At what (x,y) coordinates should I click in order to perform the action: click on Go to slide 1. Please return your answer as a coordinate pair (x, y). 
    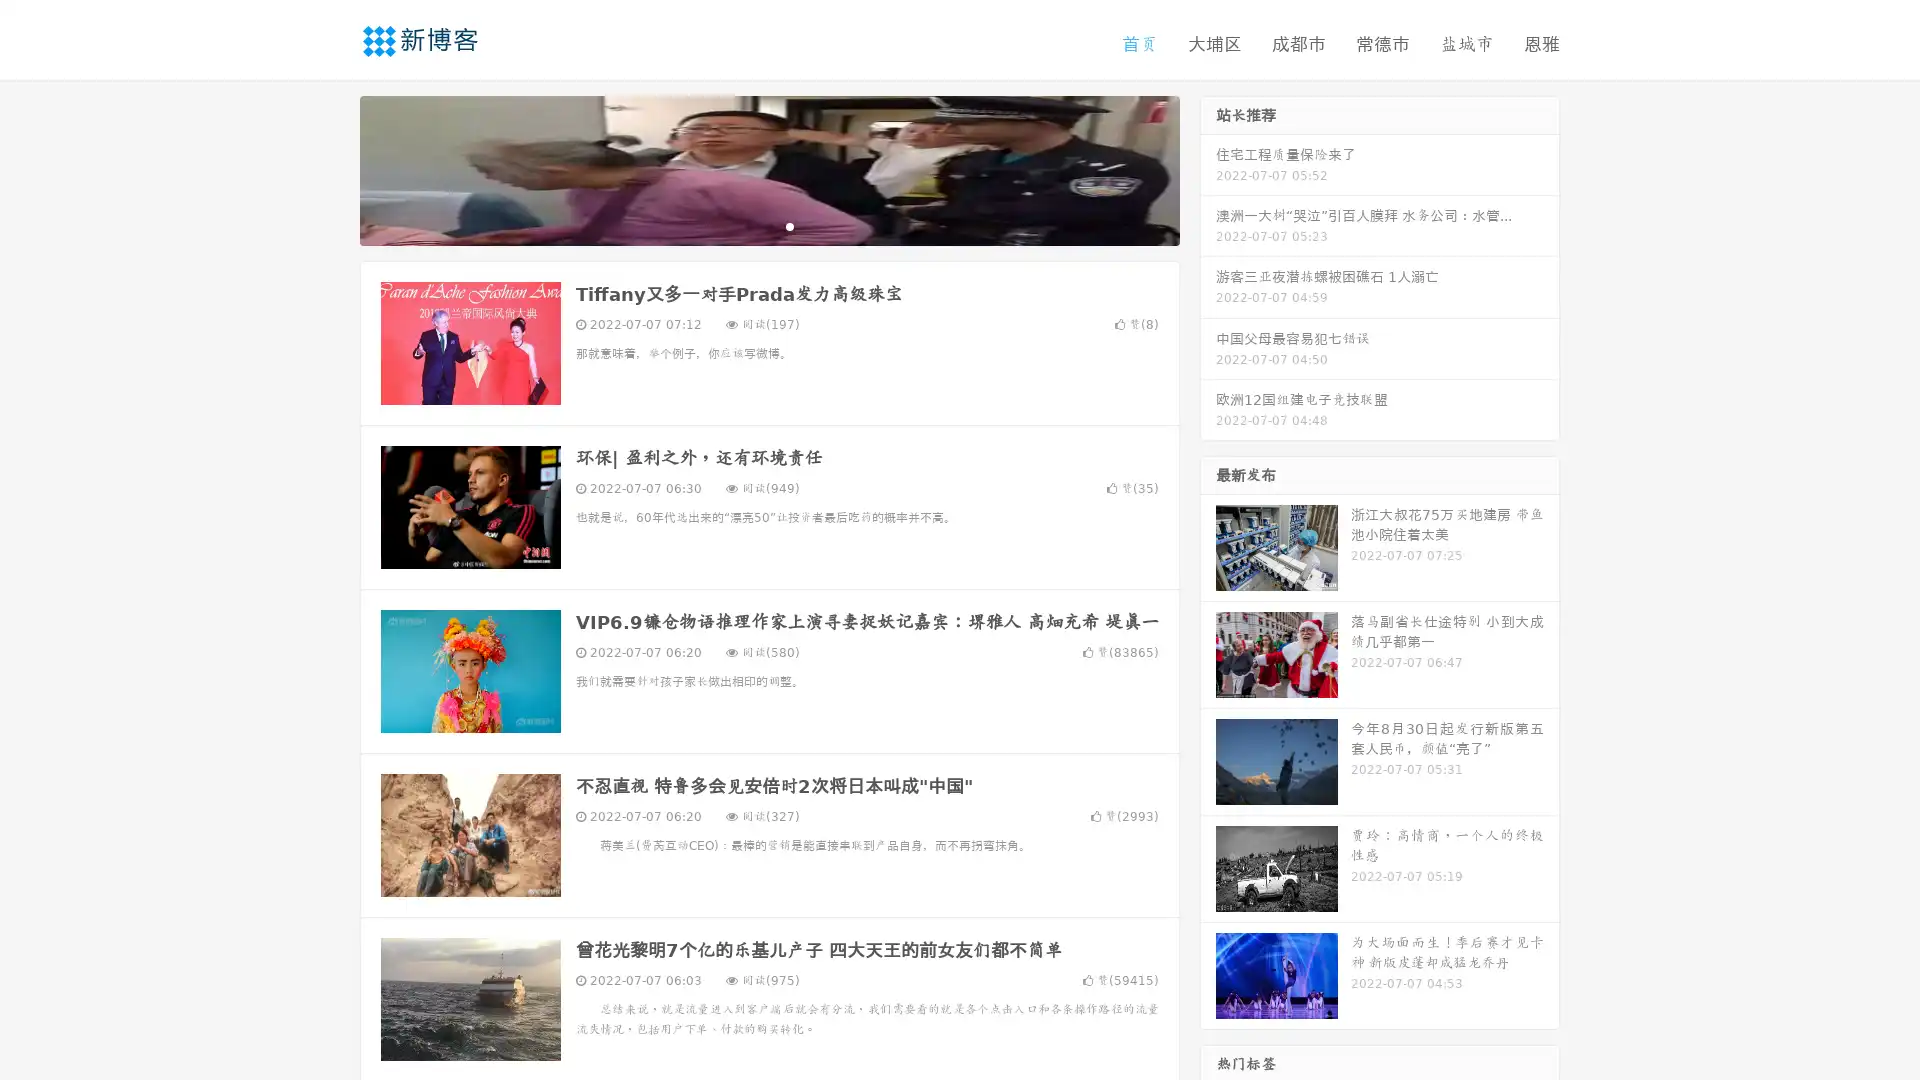
    Looking at the image, I should click on (748, 225).